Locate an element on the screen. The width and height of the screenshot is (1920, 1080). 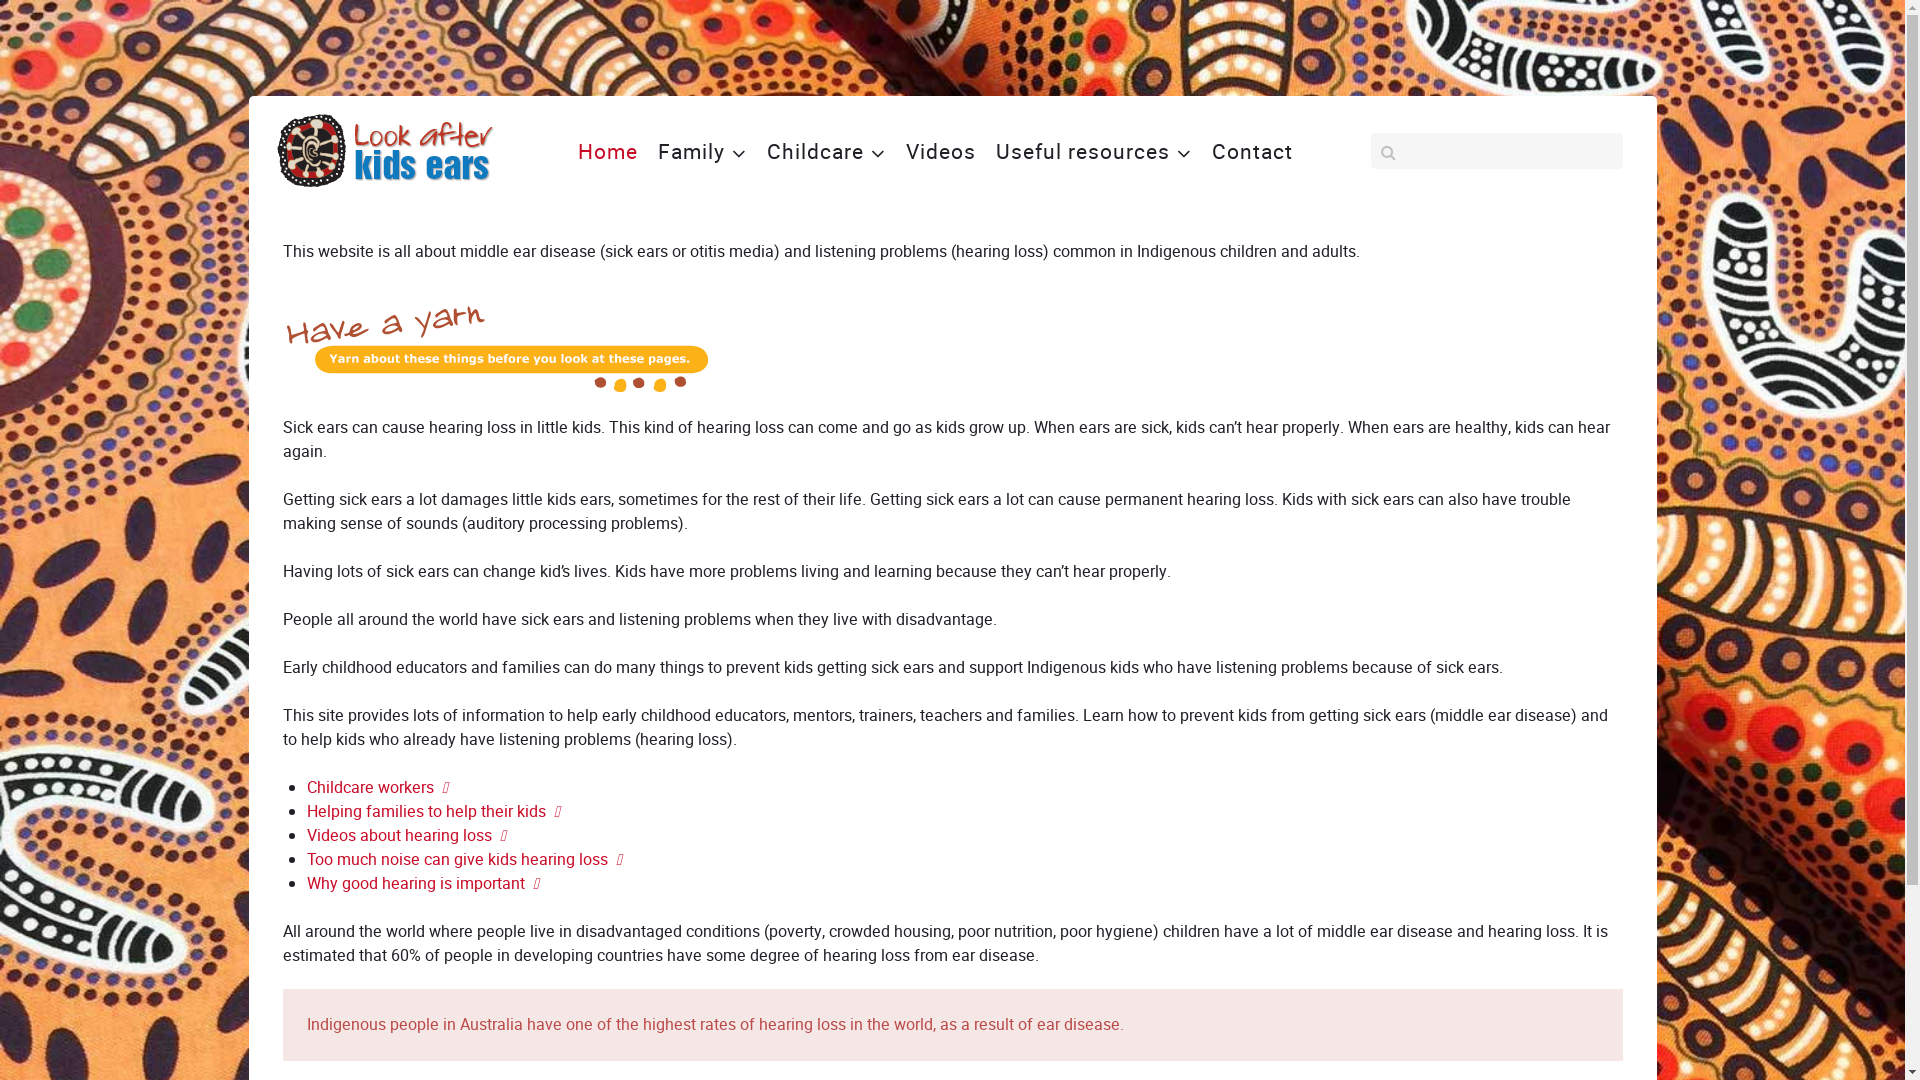
'Too much noise can give kids hearing loss' is located at coordinates (462, 858).